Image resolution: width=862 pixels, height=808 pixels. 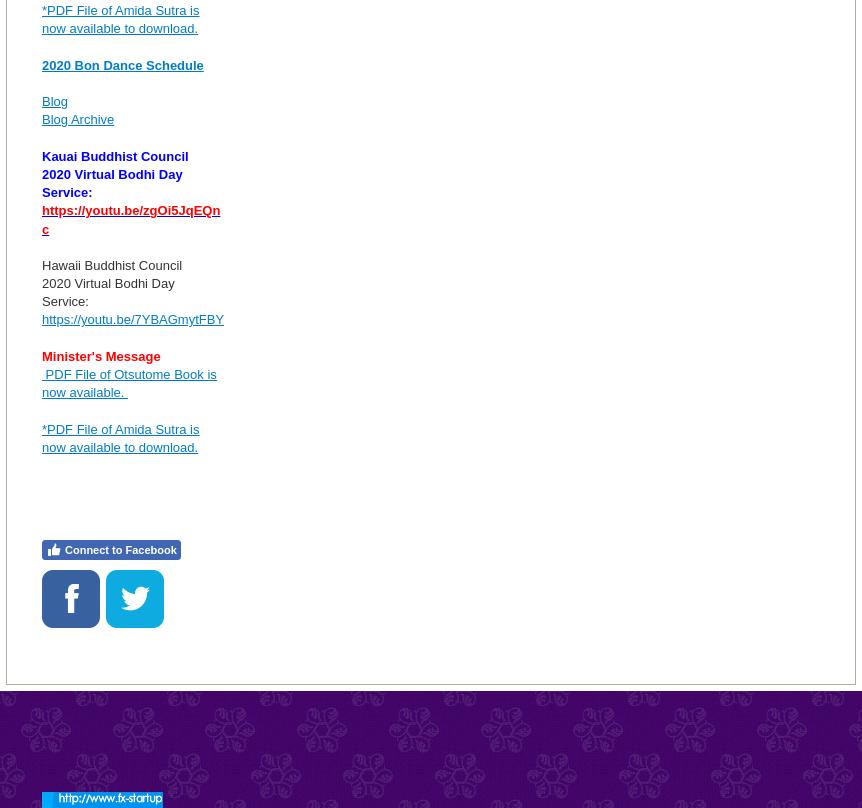 I want to click on 'Blog Archive', so click(x=77, y=118).